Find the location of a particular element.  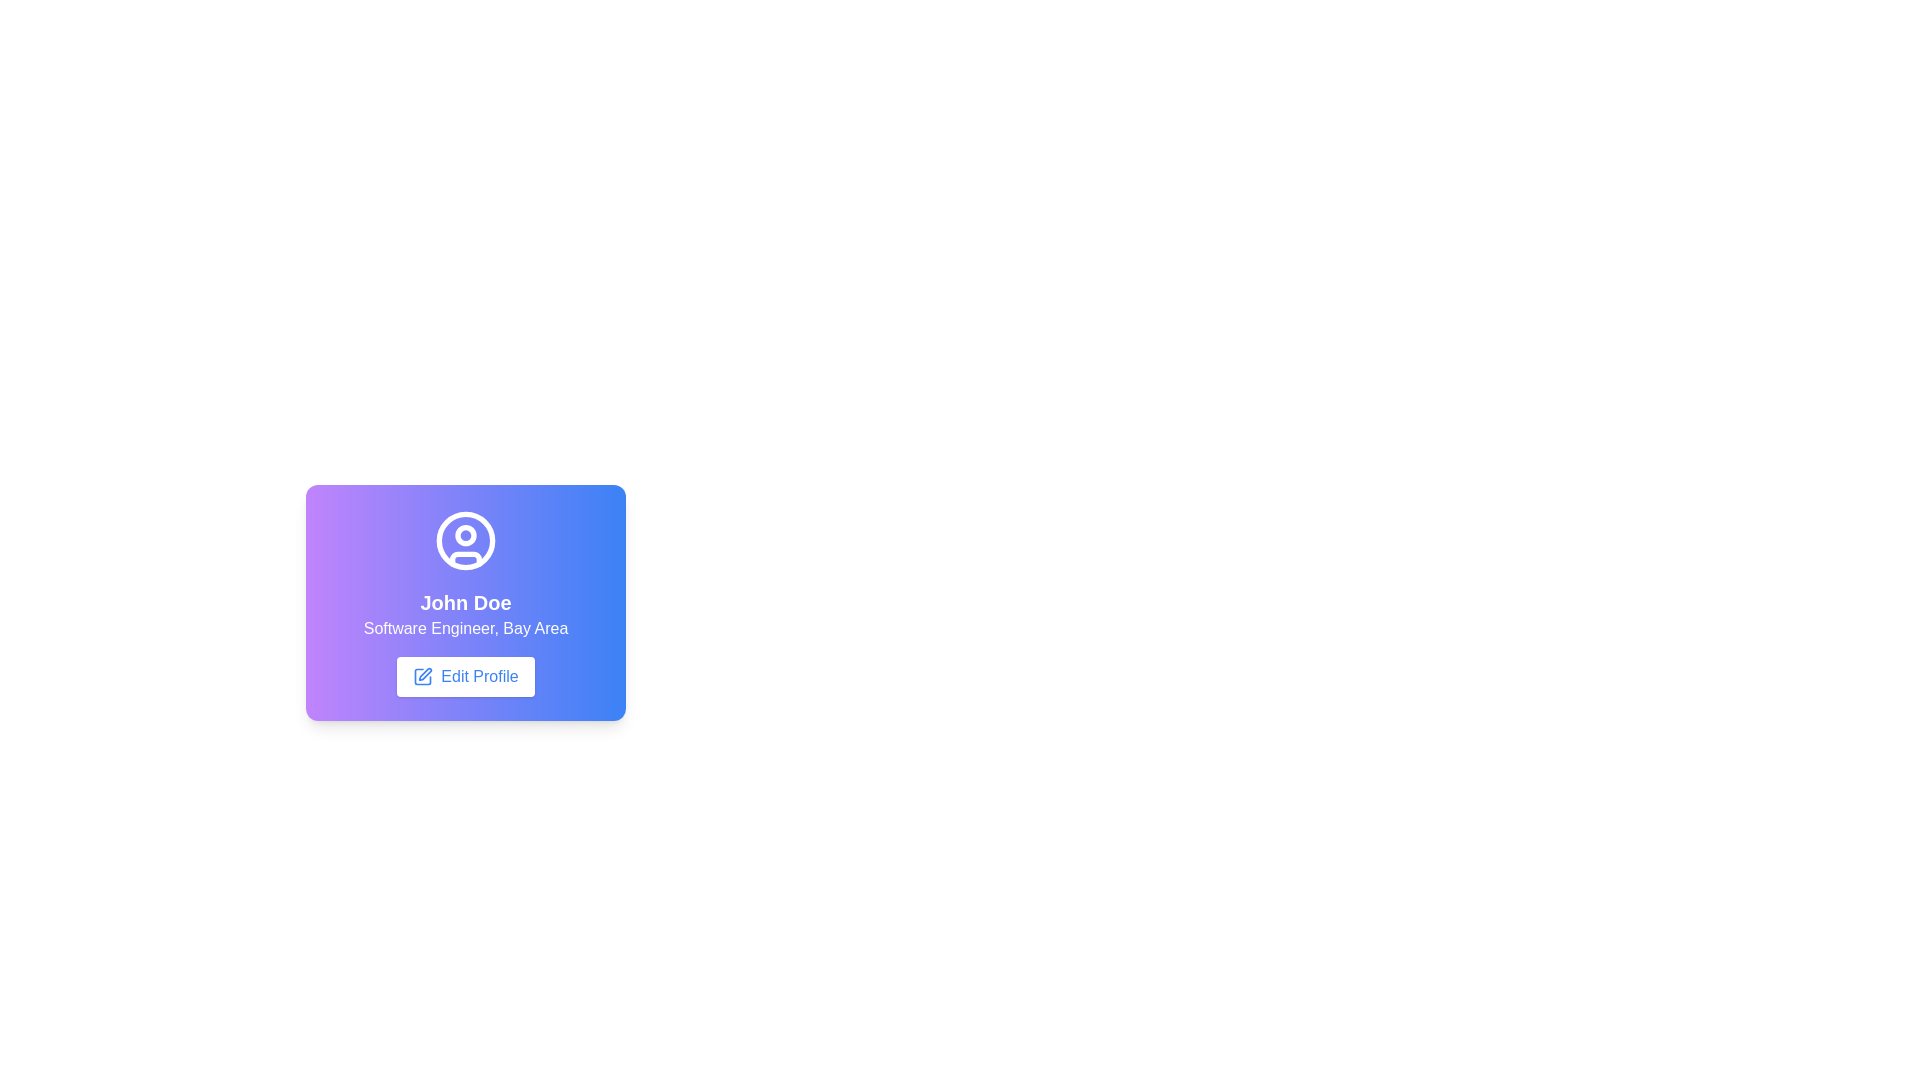

the circular graphic element within the user profile icon, which is located slightly below the center of the larger circle and represents a facial feature is located at coordinates (464, 534).